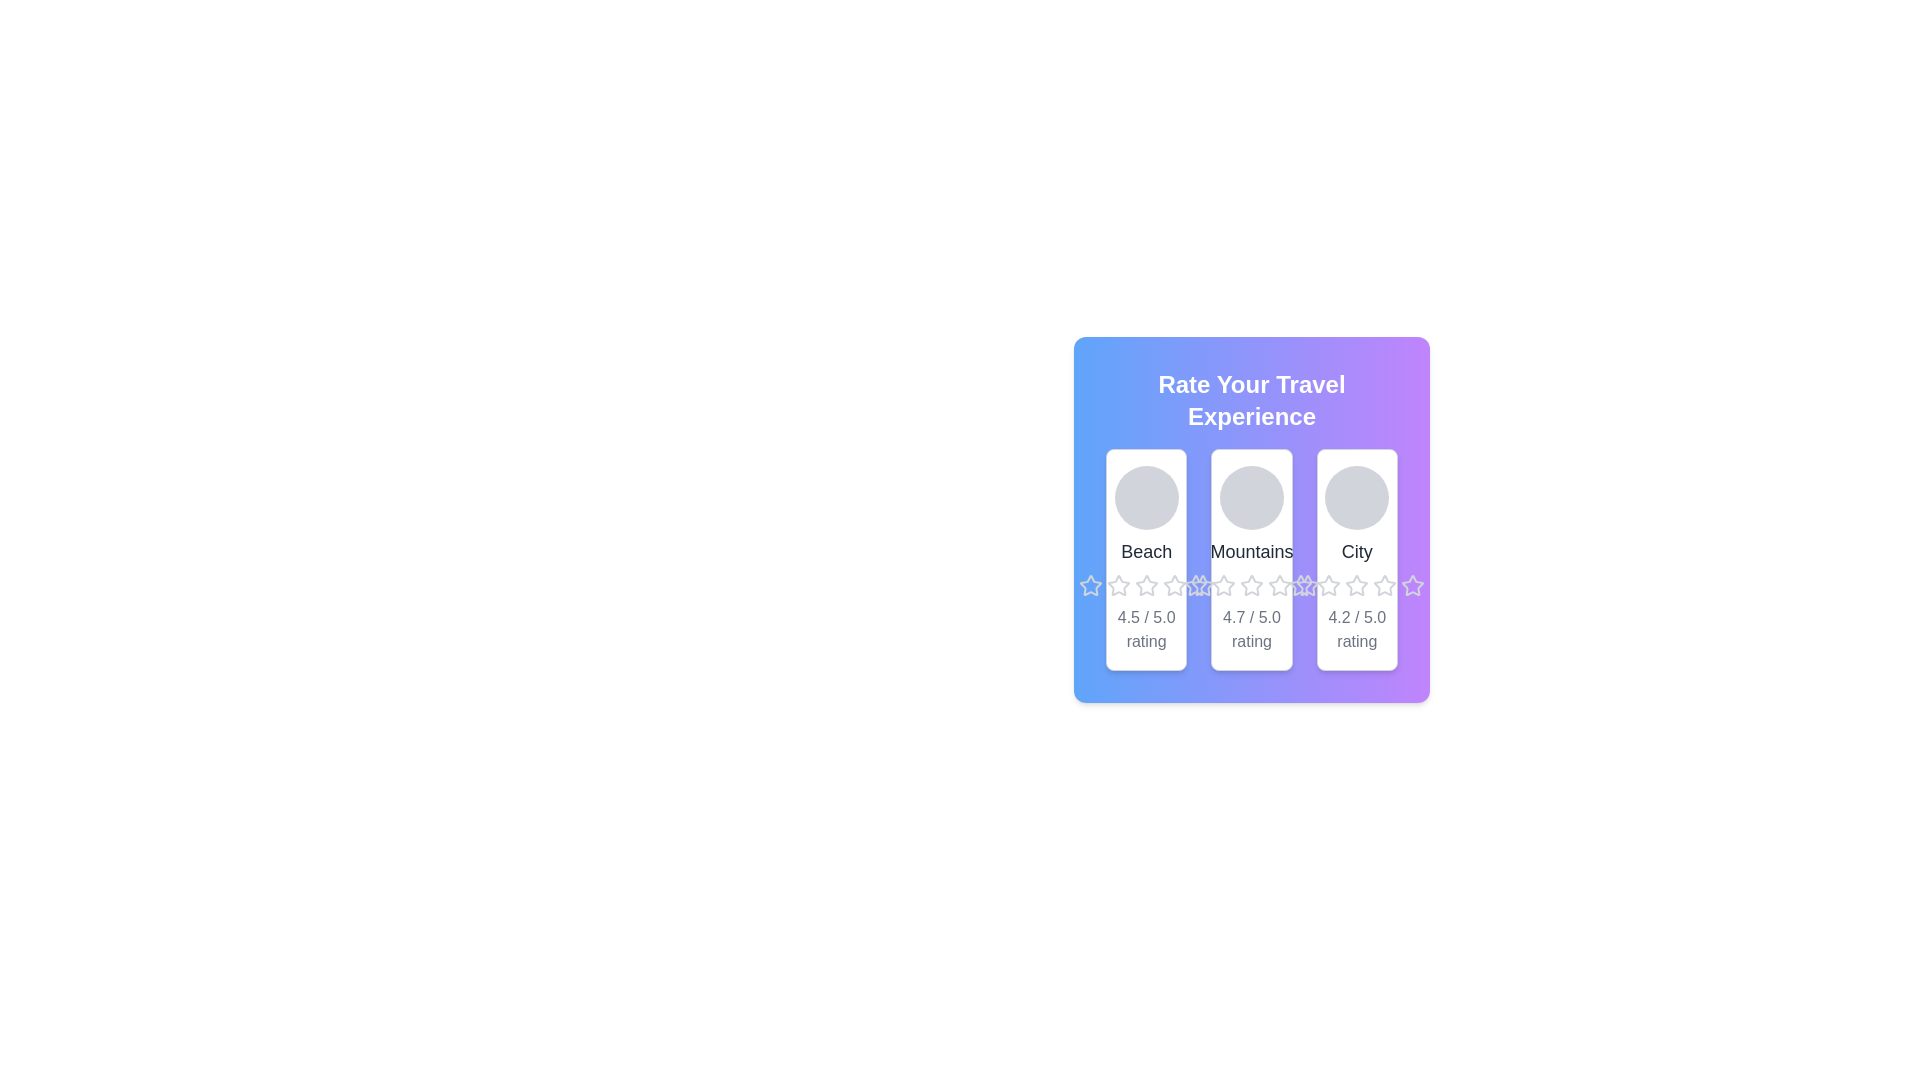  What do you see at coordinates (1251, 585) in the screenshot?
I see `the fourth gray star icon in the row of star icons beneath the 'Mountains' card, indicating its inactive state` at bounding box center [1251, 585].